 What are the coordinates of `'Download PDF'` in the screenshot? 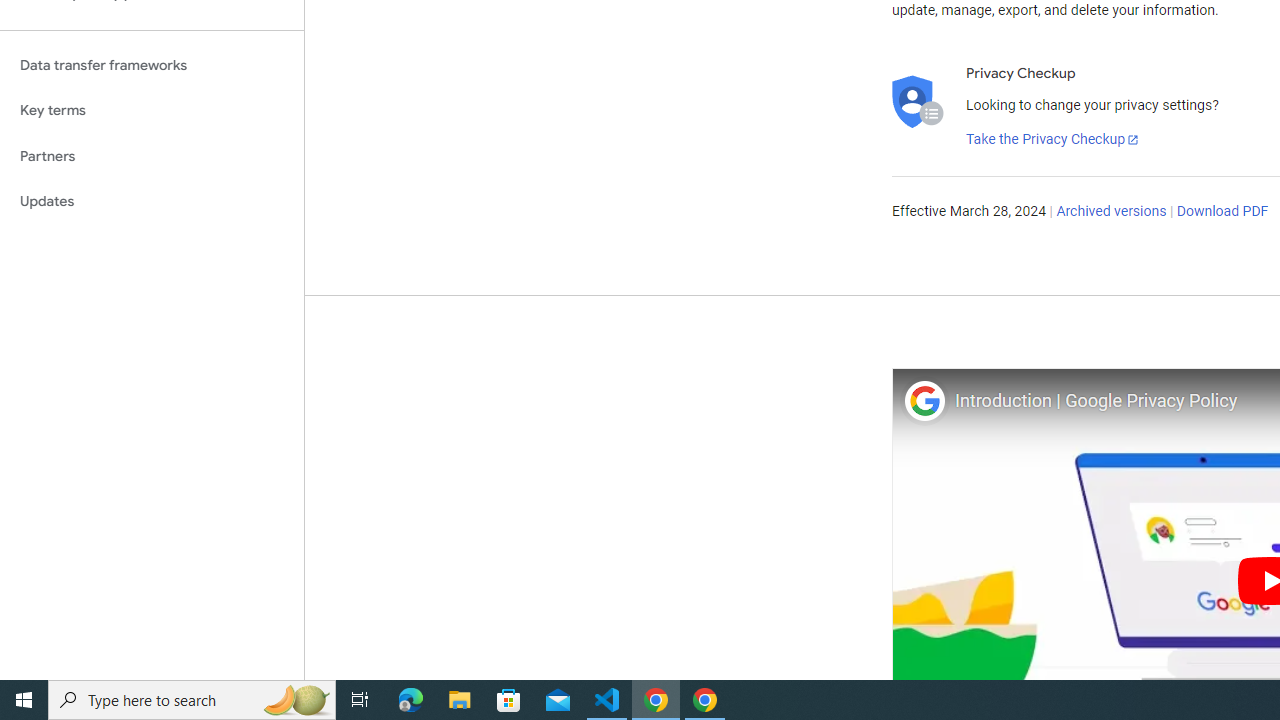 It's located at (1221, 212).